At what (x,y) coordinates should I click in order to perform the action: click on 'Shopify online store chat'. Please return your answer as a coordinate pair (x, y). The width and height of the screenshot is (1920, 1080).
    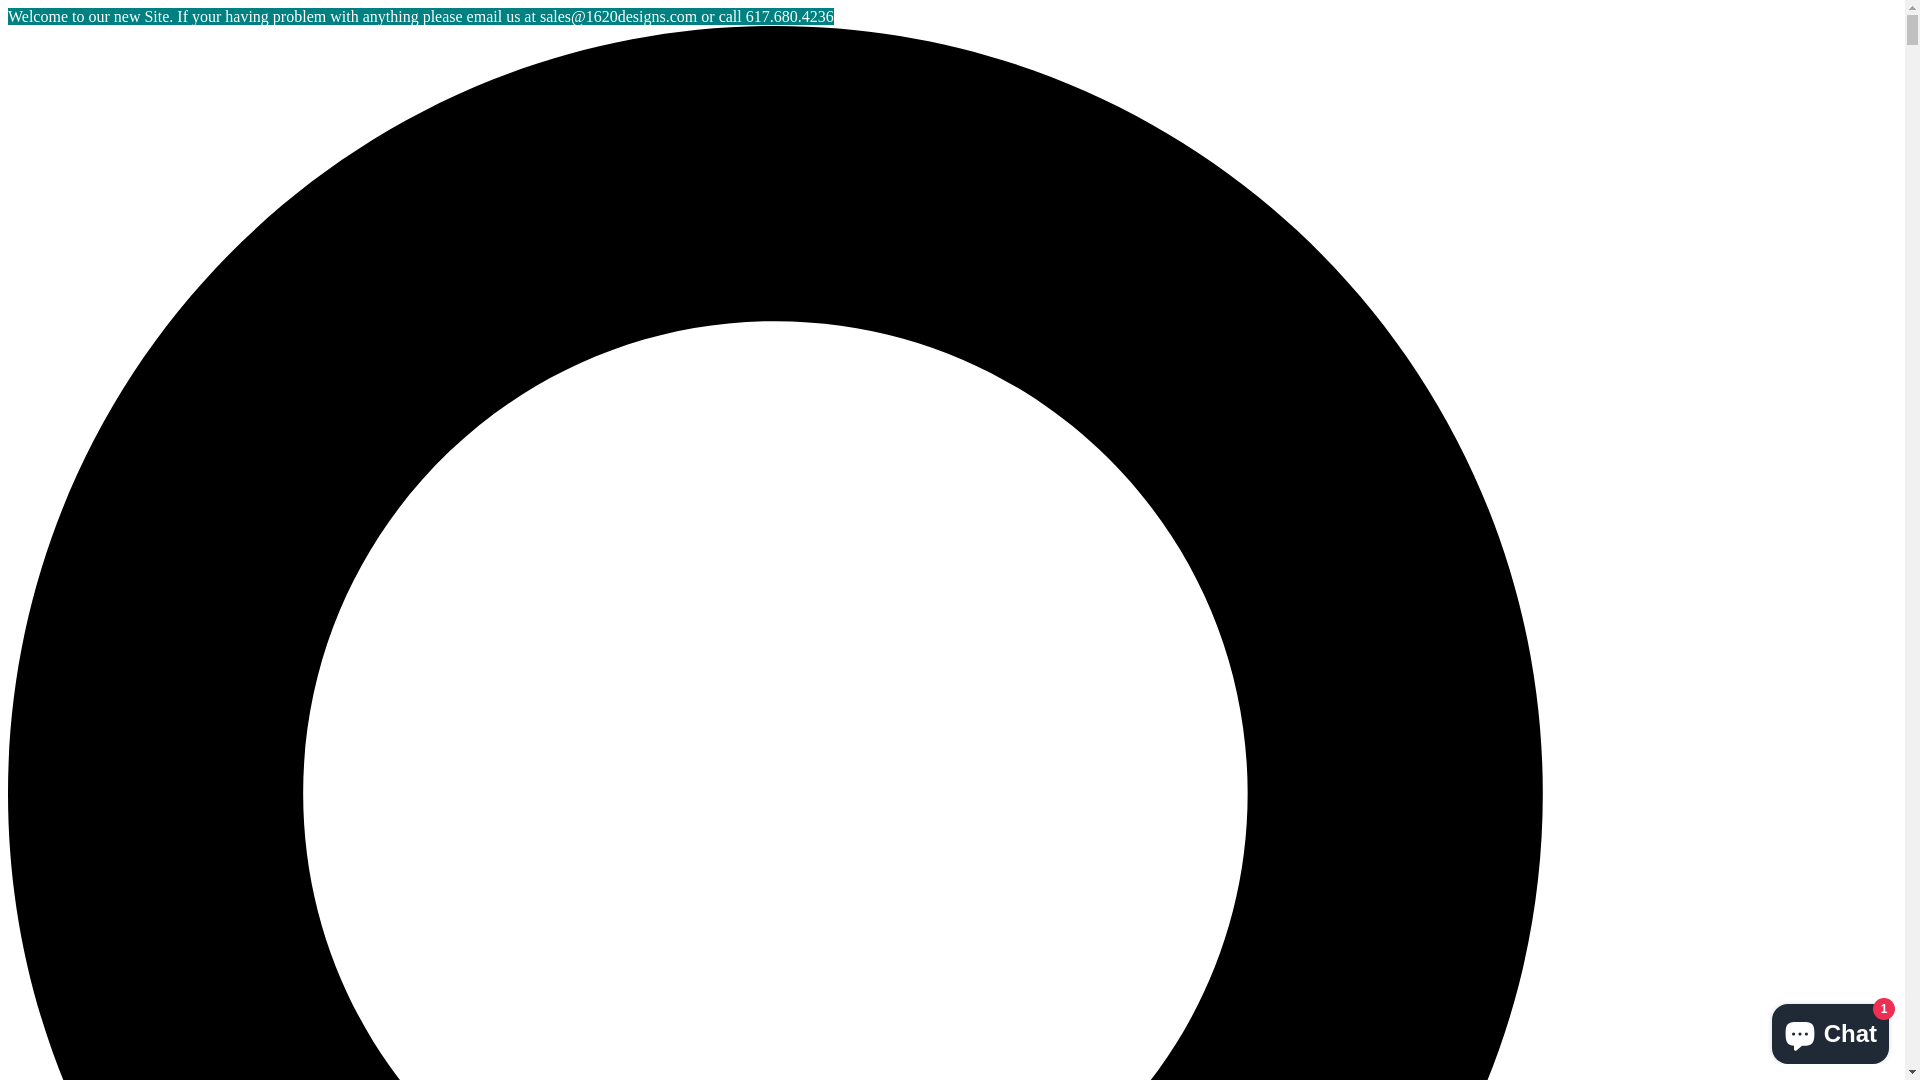
    Looking at the image, I should click on (1766, 1029).